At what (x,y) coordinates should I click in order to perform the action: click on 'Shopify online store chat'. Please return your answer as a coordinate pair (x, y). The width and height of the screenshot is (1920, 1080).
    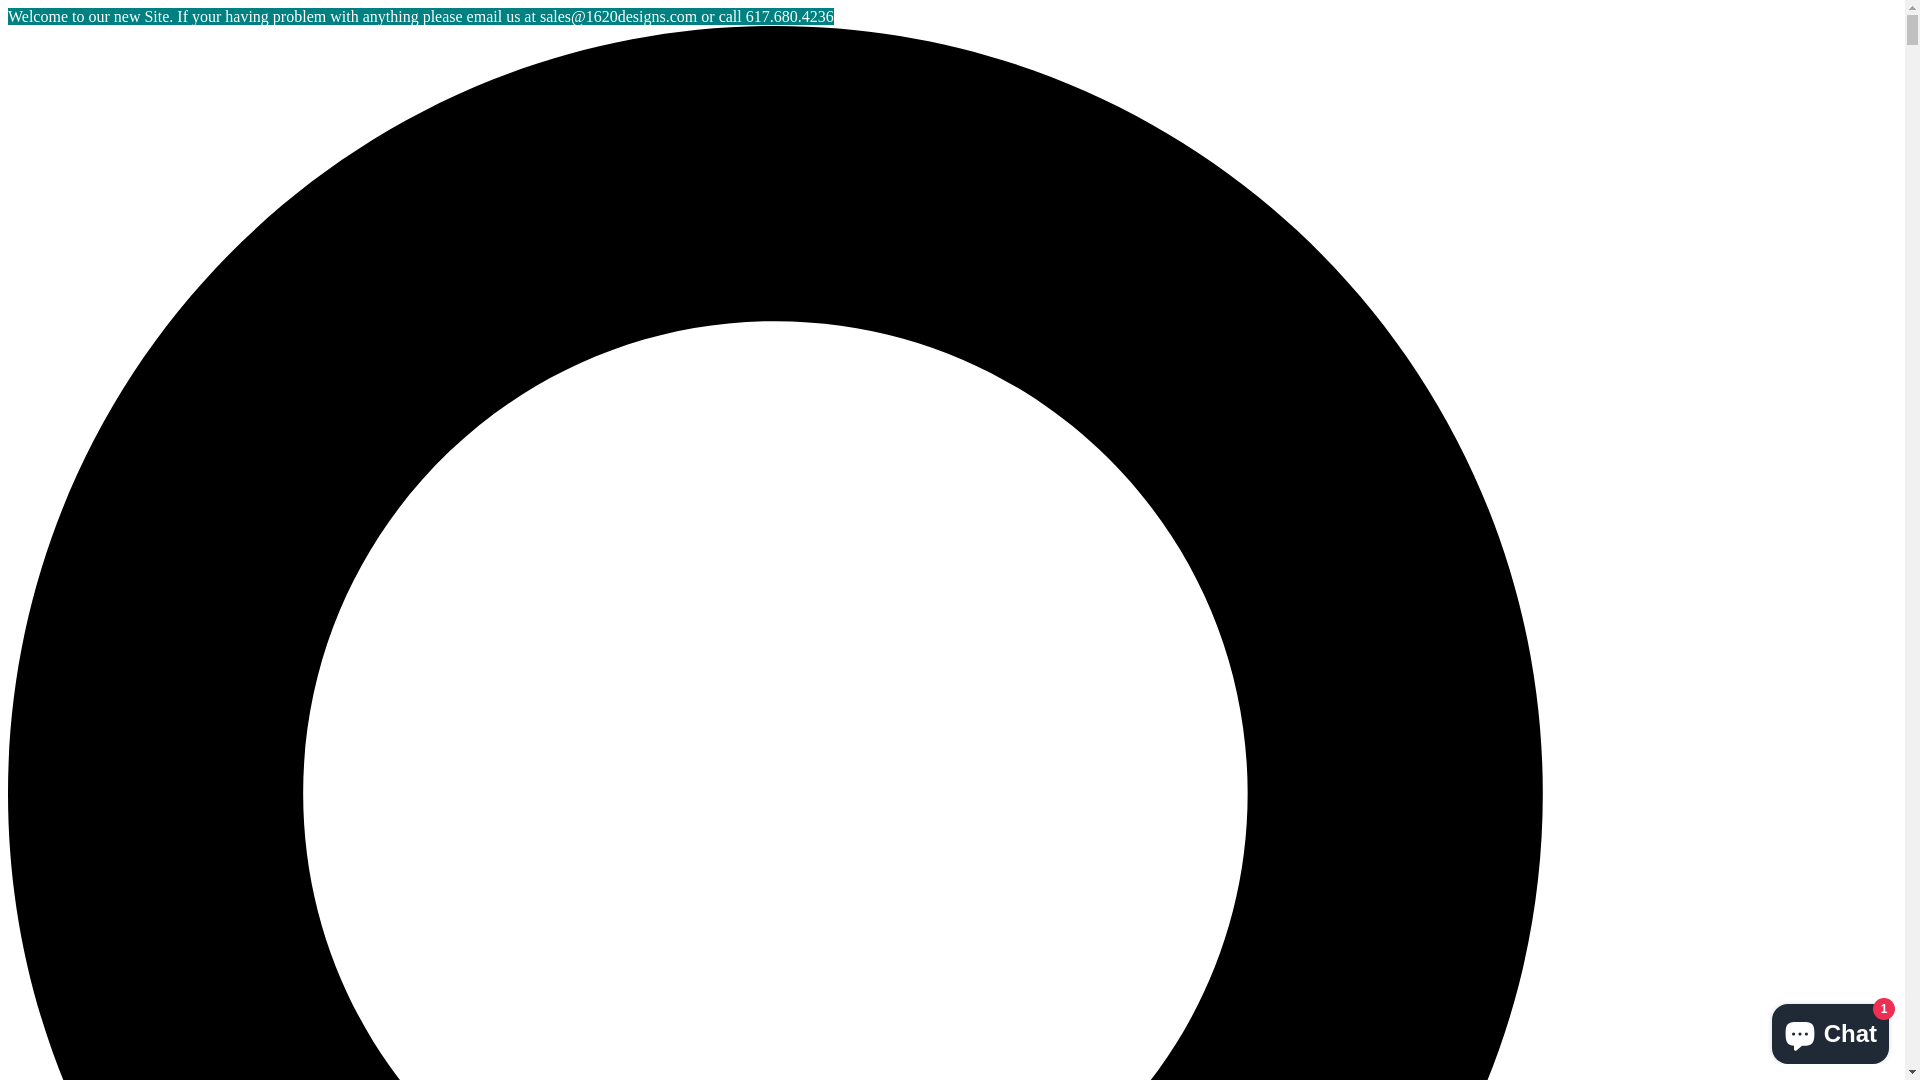
    Looking at the image, I should click on (1766, 1029).